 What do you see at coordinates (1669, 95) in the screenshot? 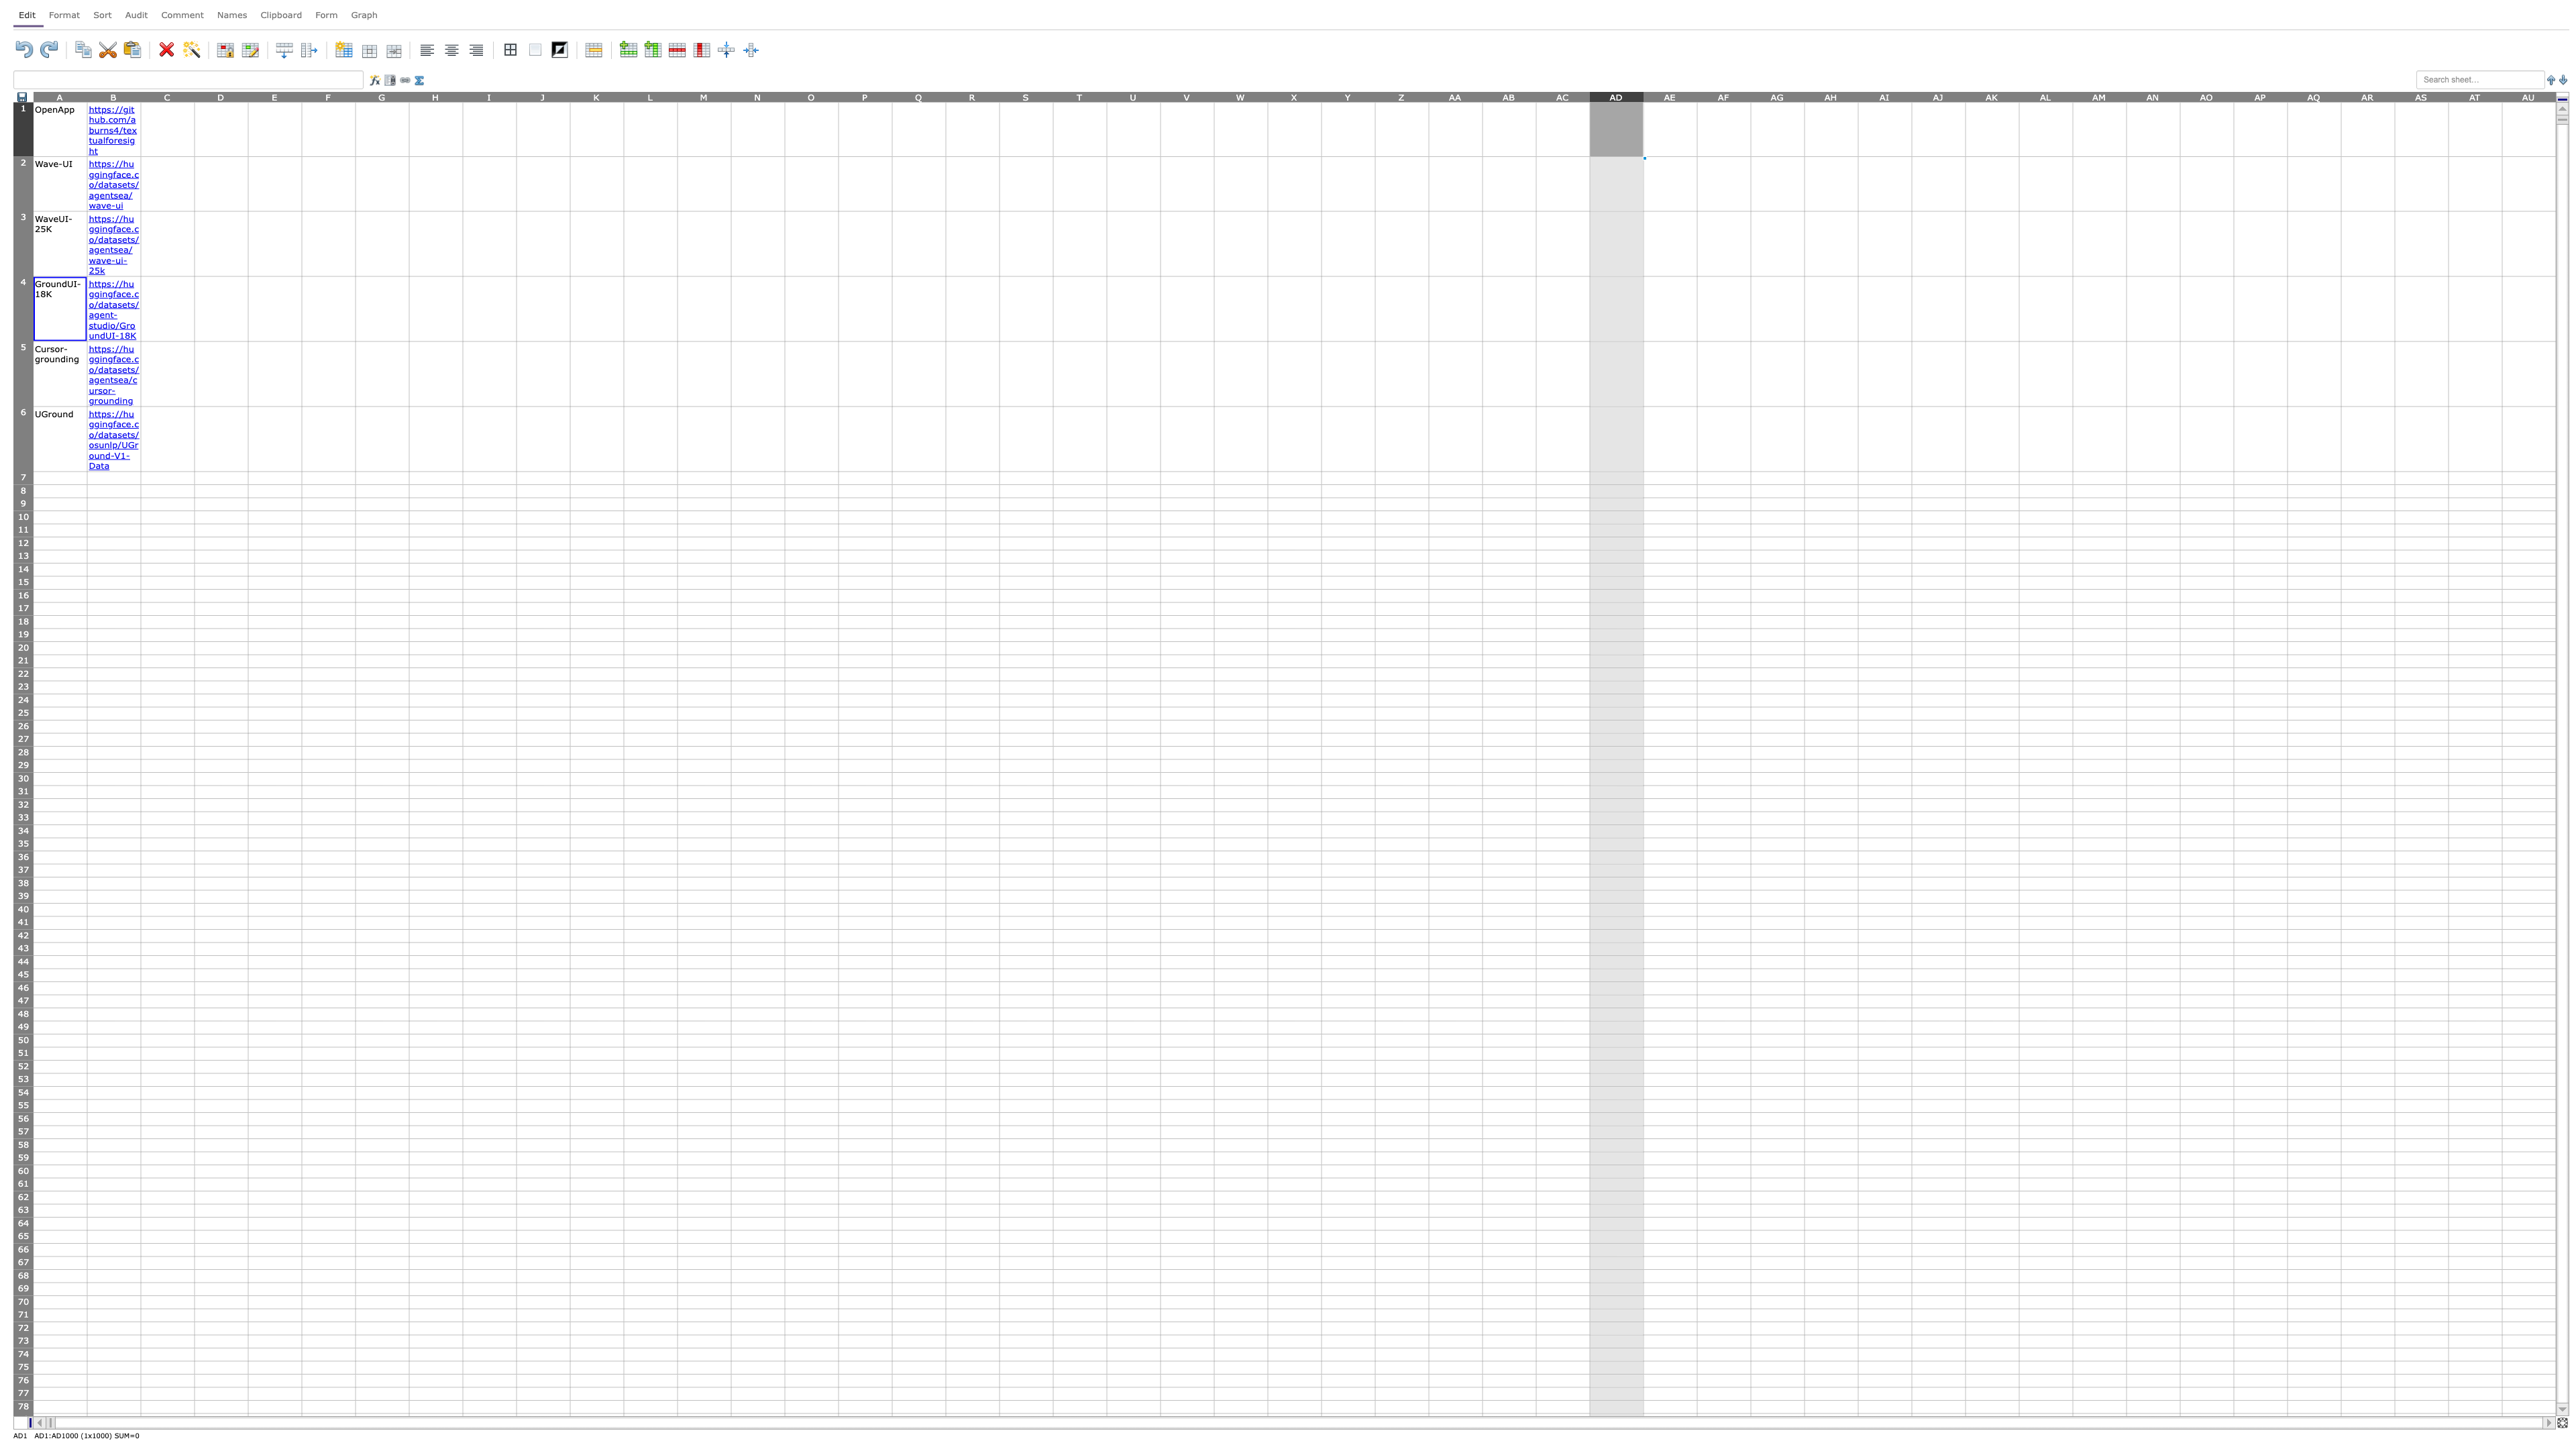
I see `column AE` at bounding box center [1669, 95].